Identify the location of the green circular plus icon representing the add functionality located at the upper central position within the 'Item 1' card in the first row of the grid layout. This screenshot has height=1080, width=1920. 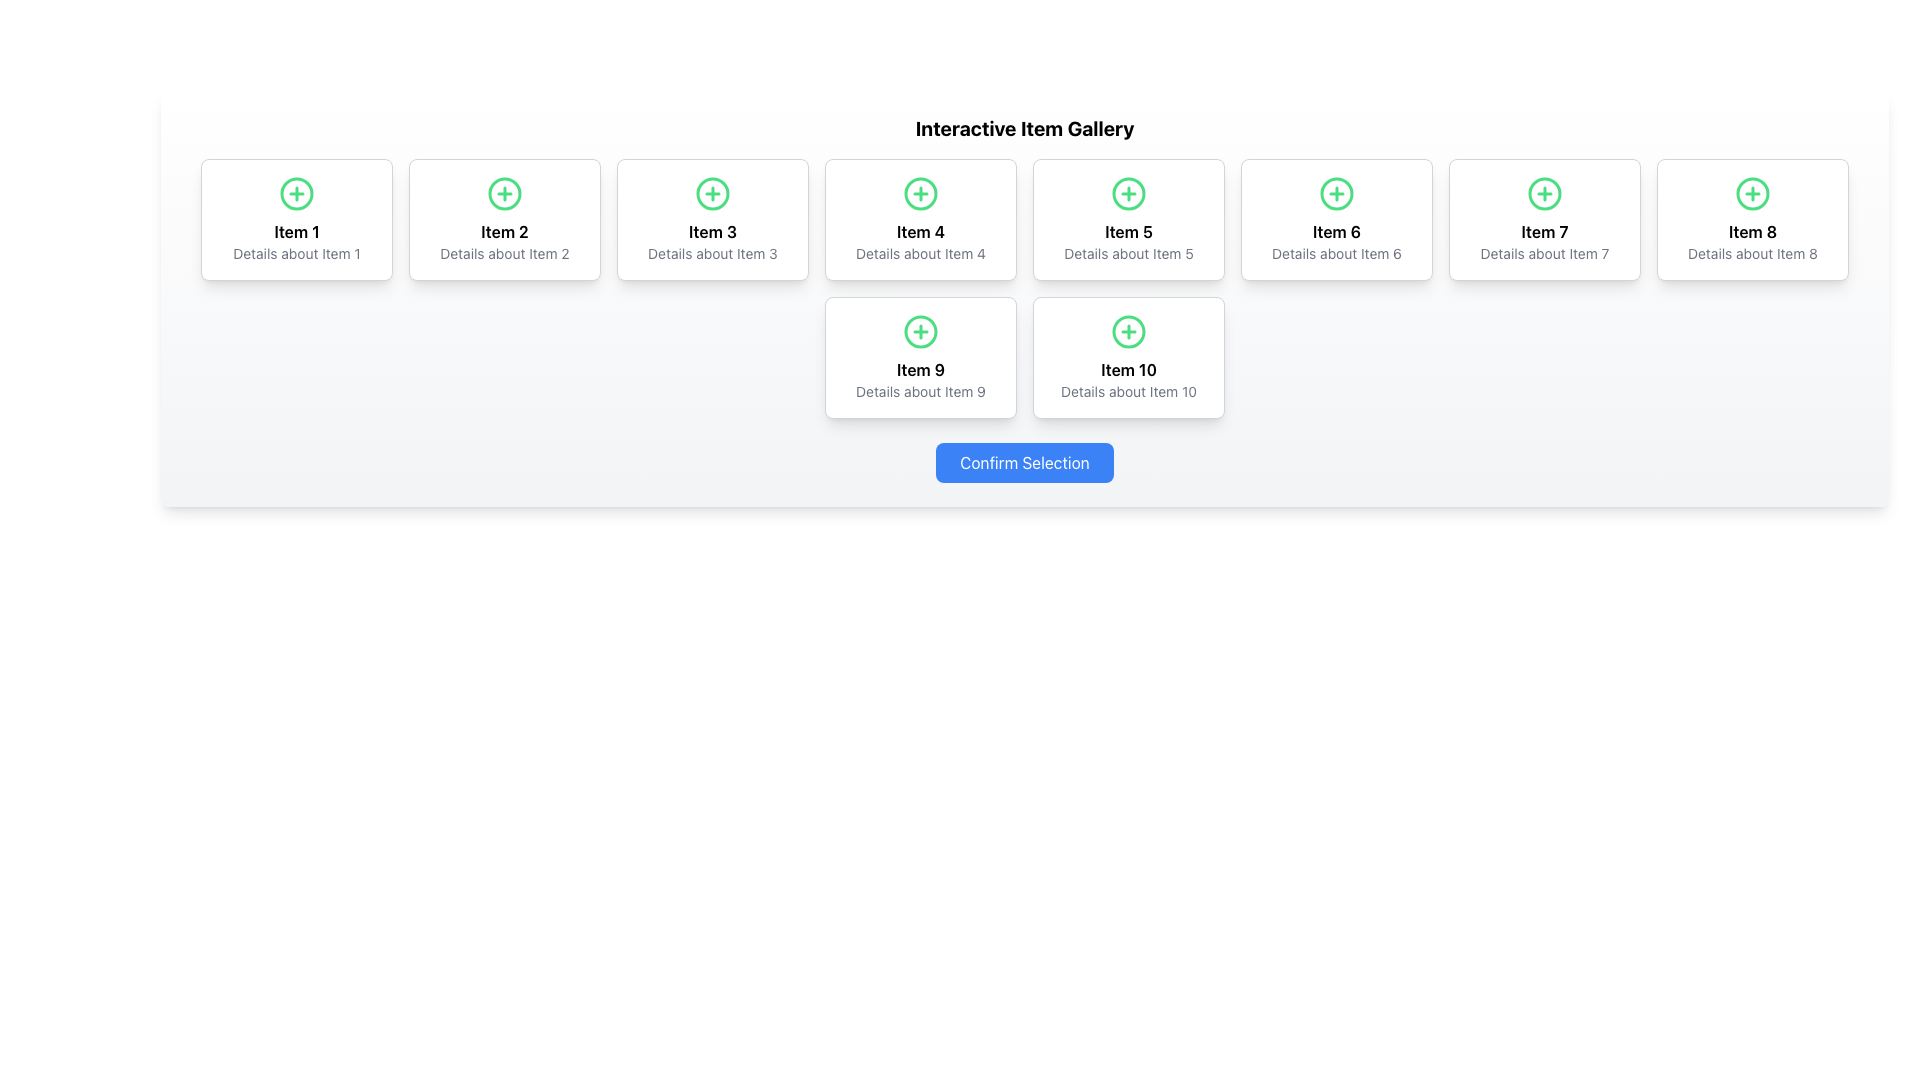
(296, 193).